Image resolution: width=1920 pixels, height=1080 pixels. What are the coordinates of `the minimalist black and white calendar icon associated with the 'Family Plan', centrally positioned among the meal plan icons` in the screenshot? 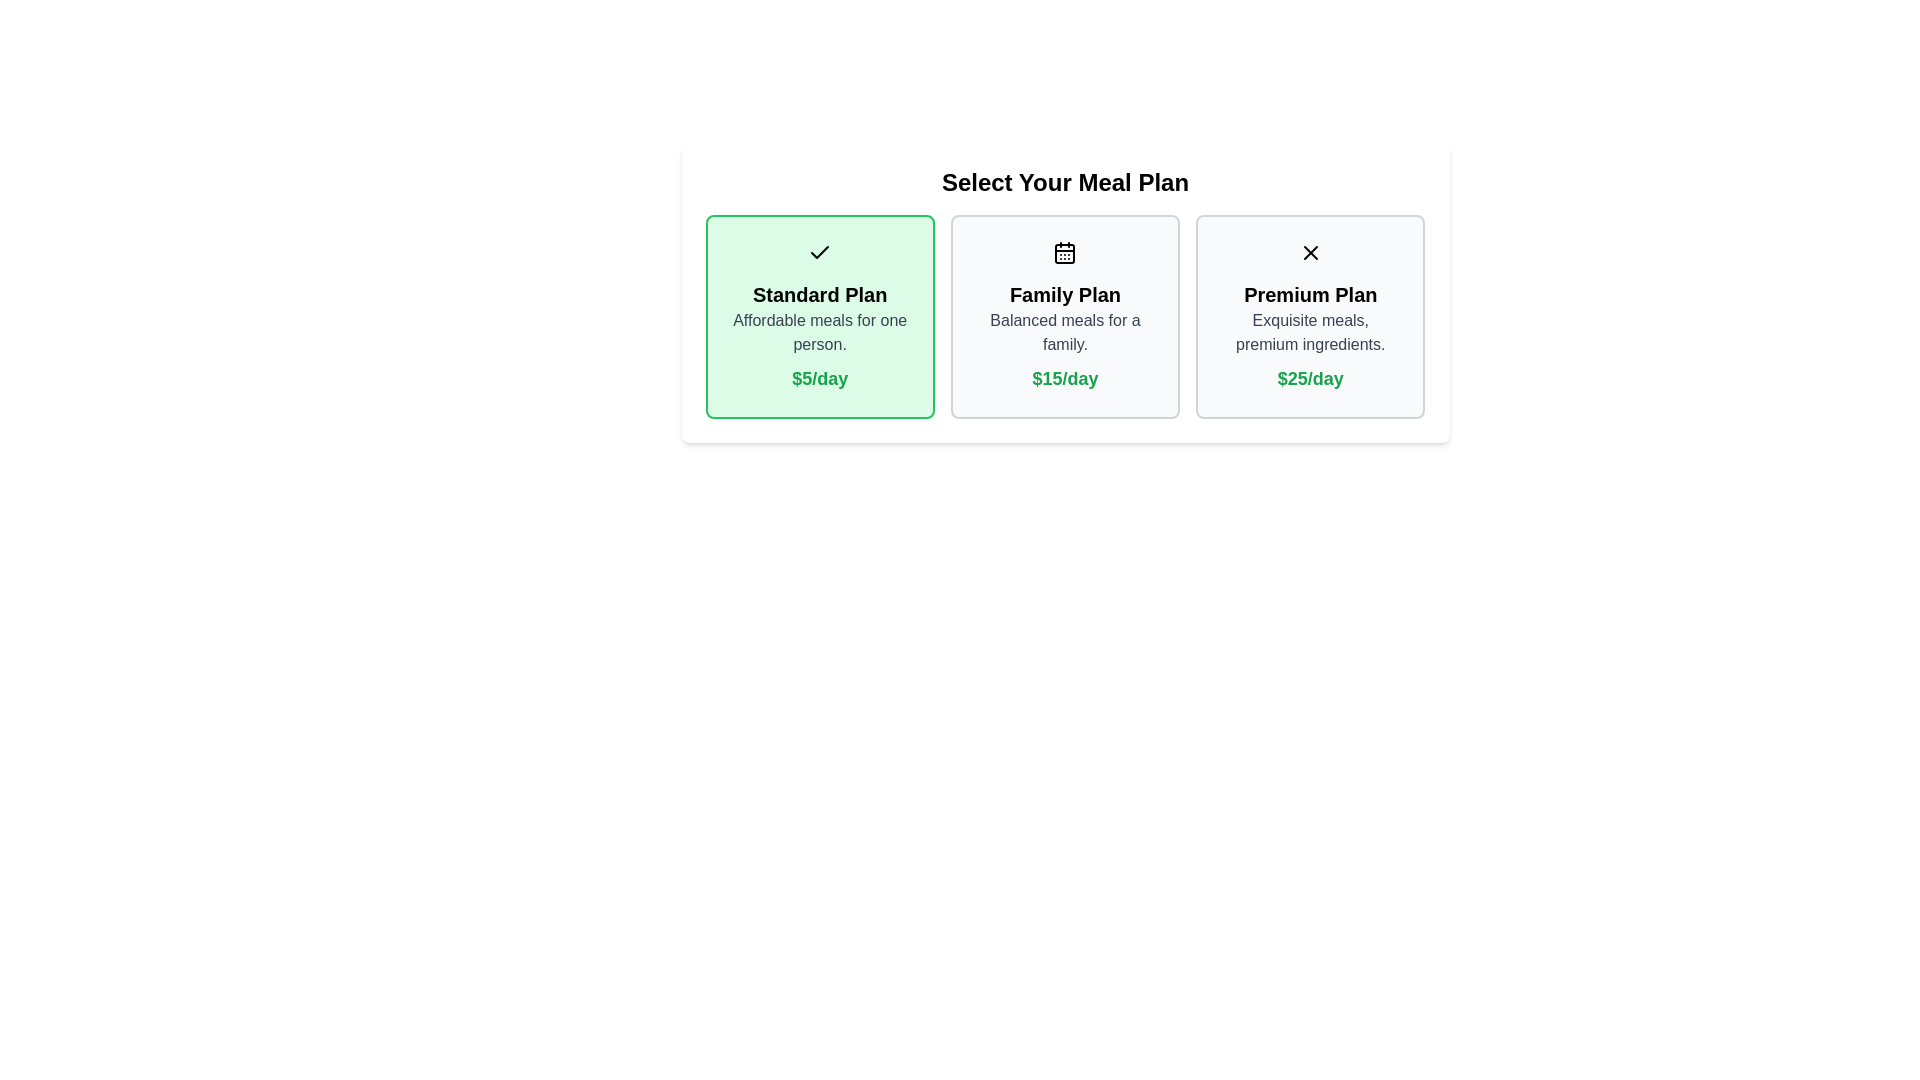 It's located at (1064, 253).